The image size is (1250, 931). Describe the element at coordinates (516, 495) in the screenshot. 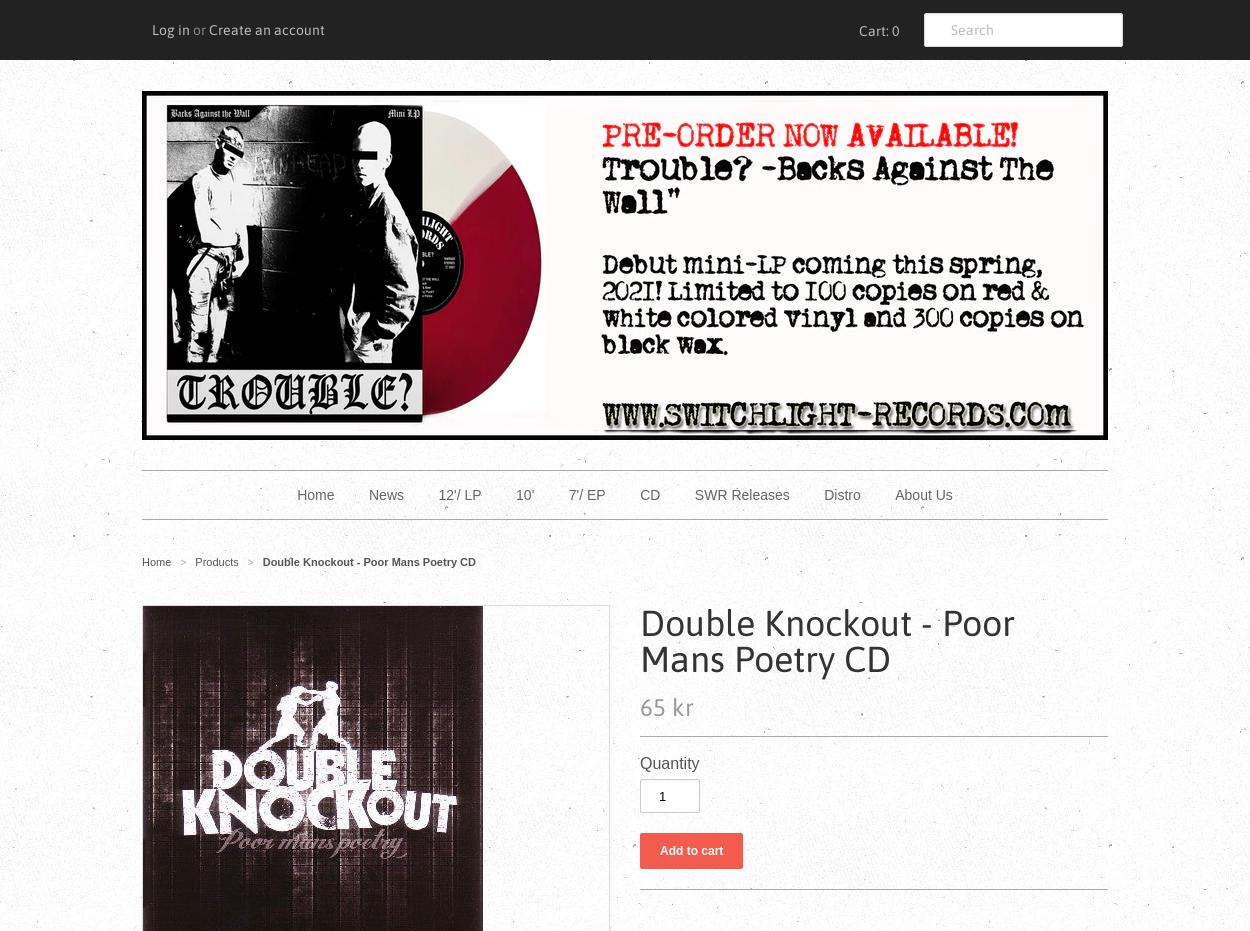

I see `'10''` at that location.